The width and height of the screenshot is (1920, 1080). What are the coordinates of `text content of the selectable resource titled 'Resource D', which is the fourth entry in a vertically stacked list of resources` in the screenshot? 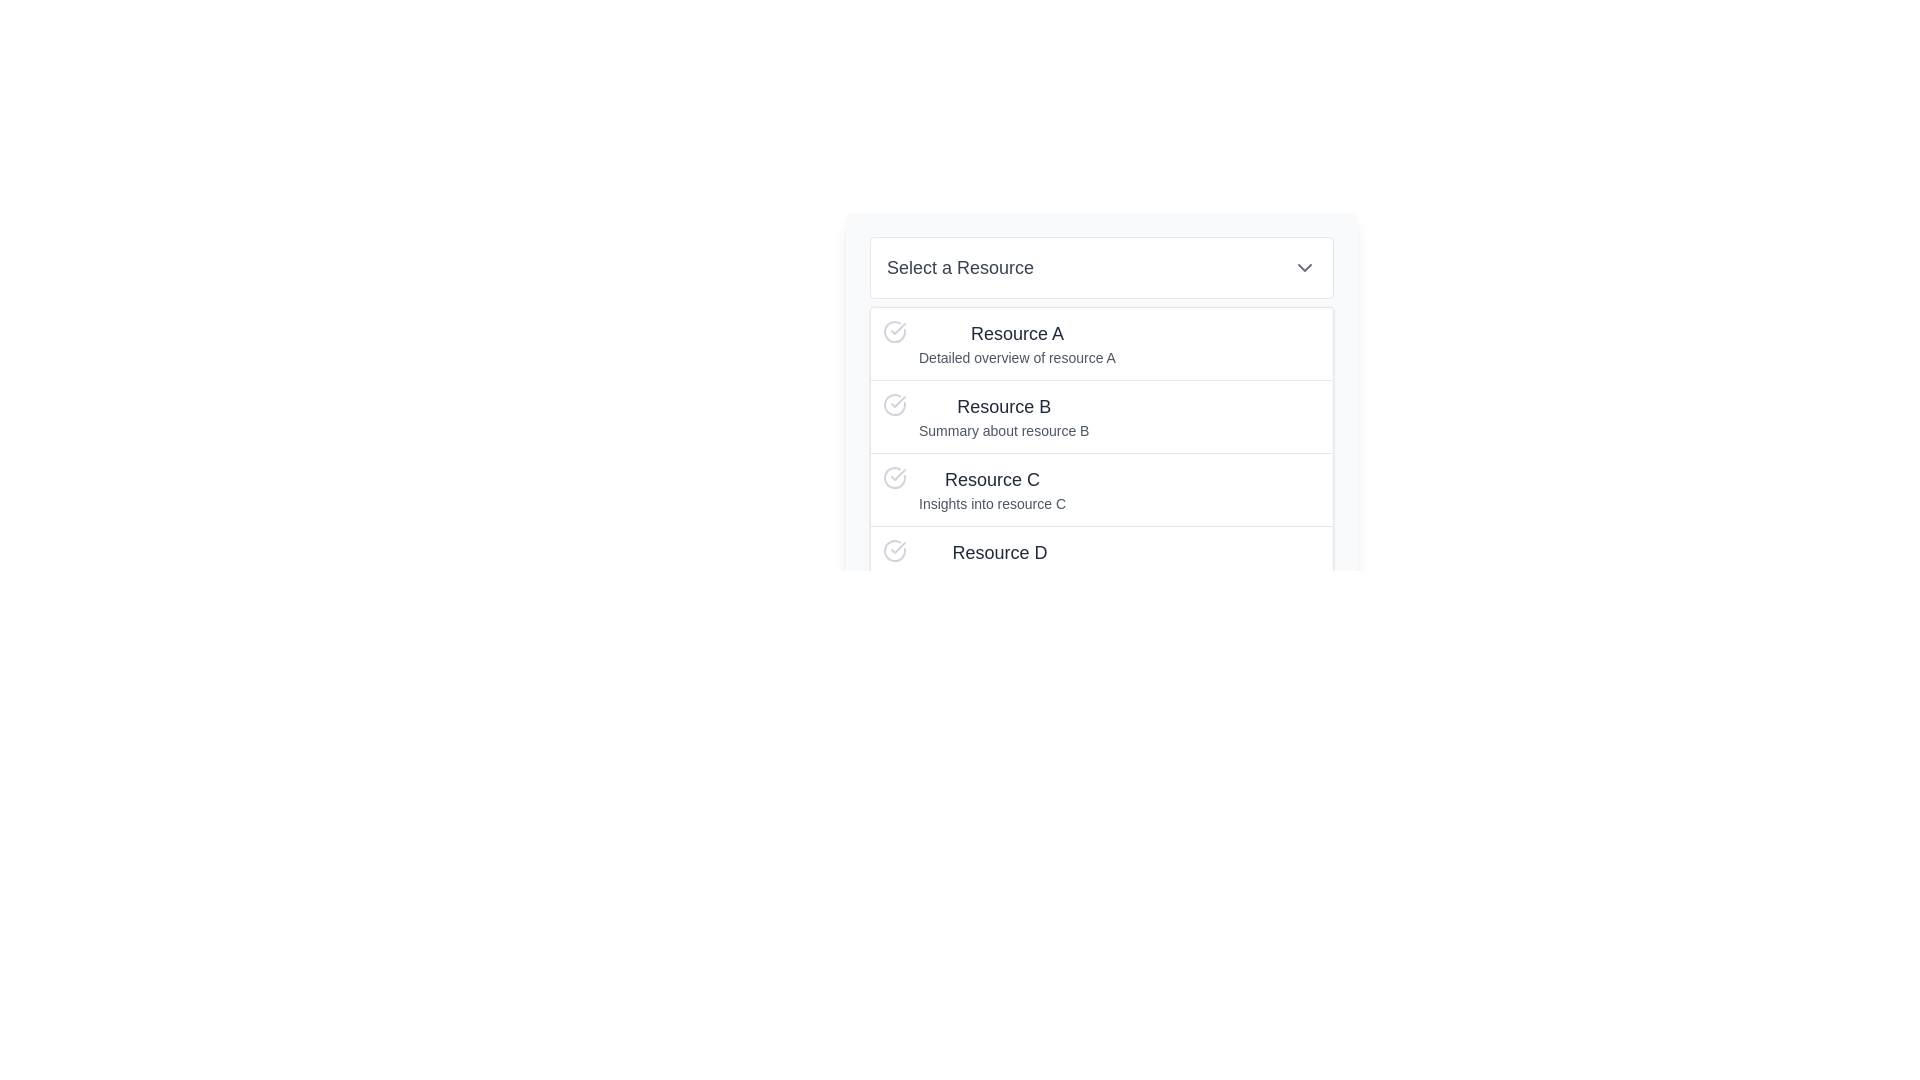 It's located at (999, 563).